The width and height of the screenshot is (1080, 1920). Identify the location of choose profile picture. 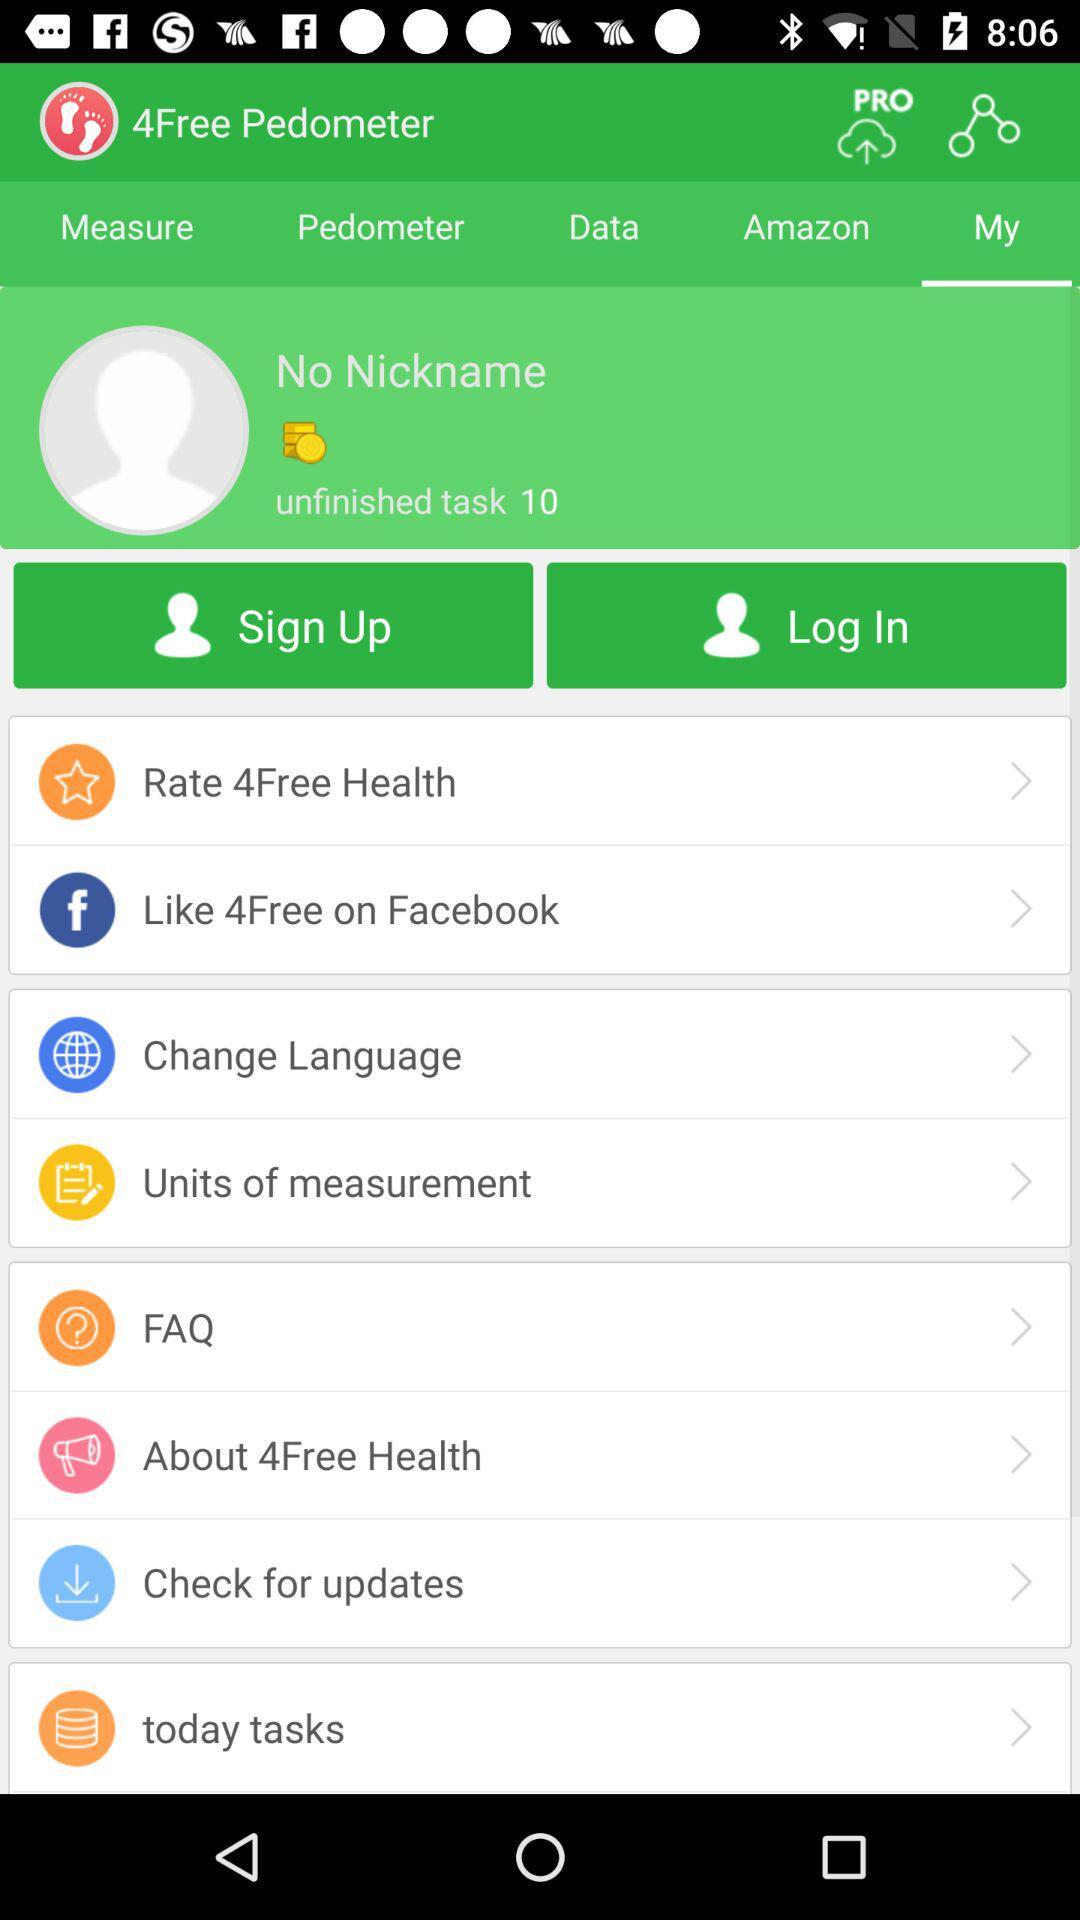
(142, 429).